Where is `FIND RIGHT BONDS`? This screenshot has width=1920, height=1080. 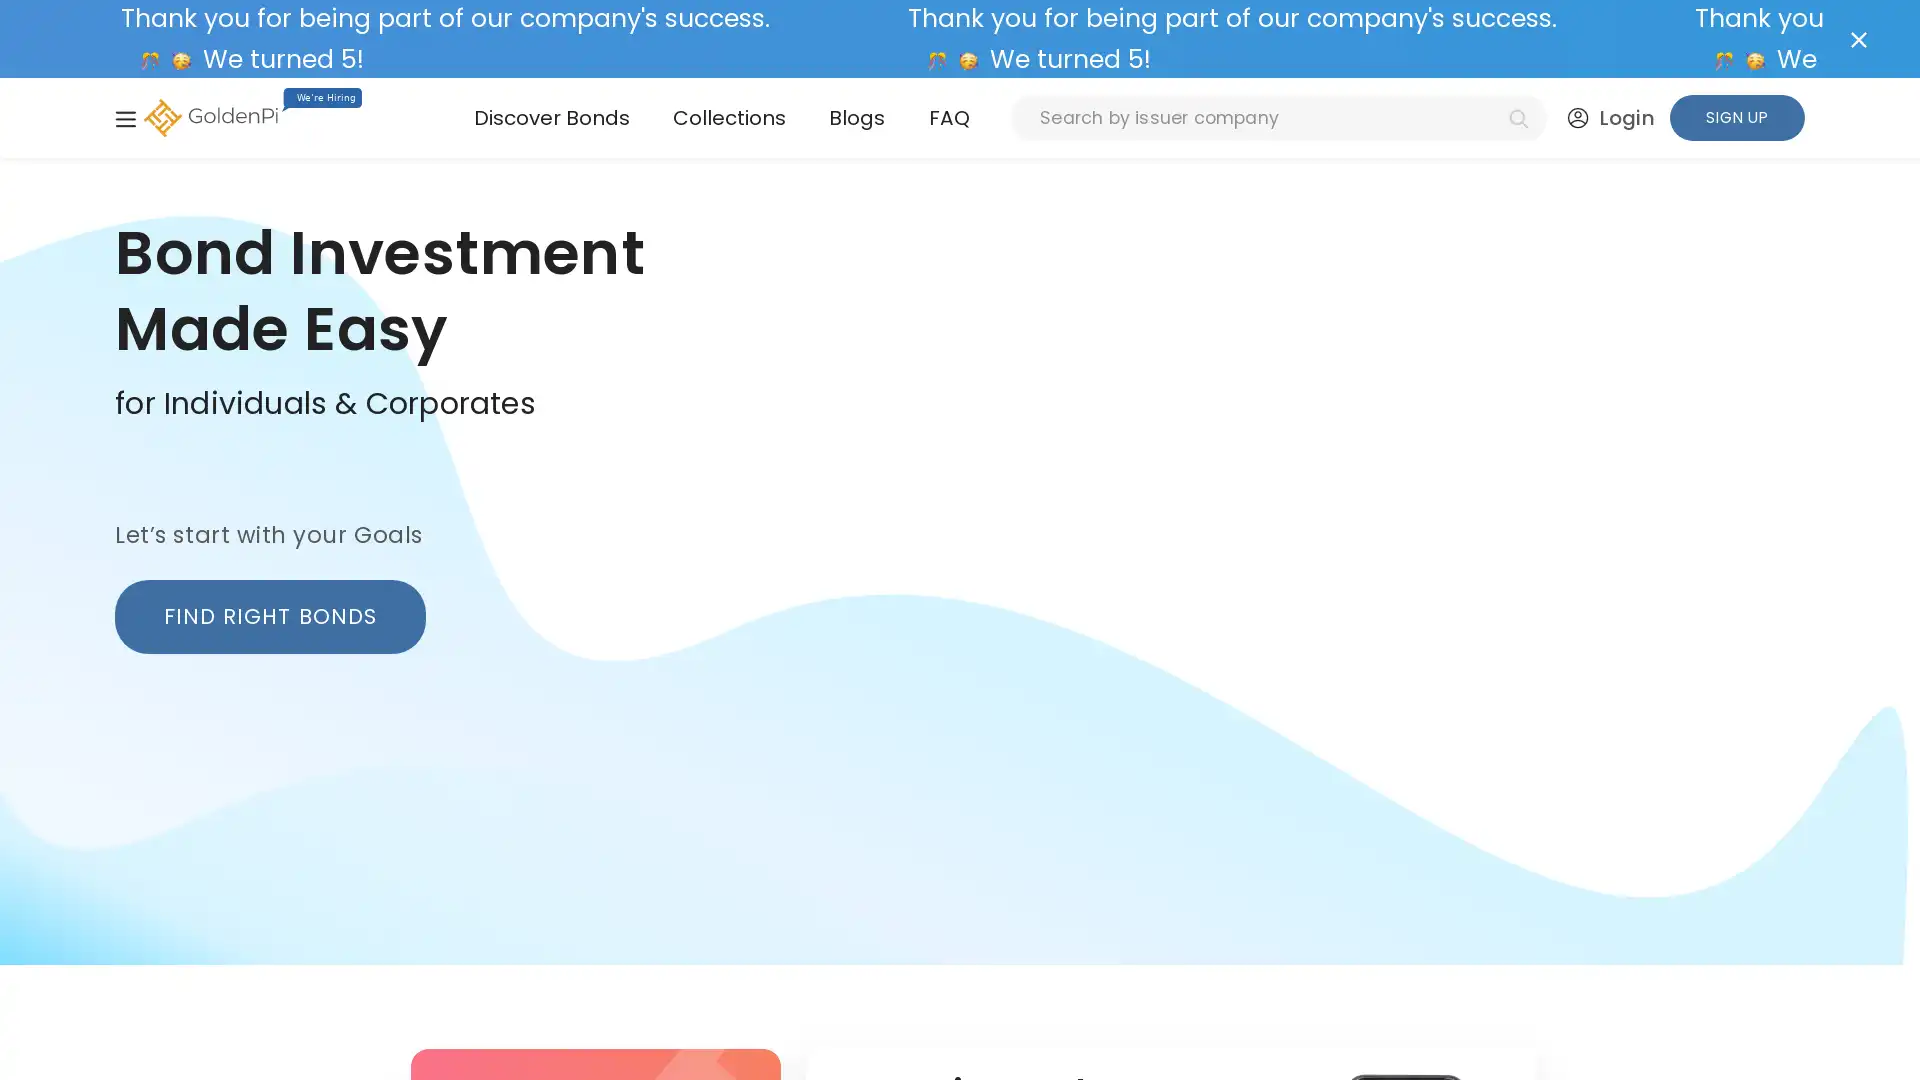
FIND RIGHT BONDS is located at coordinates (268, 615).